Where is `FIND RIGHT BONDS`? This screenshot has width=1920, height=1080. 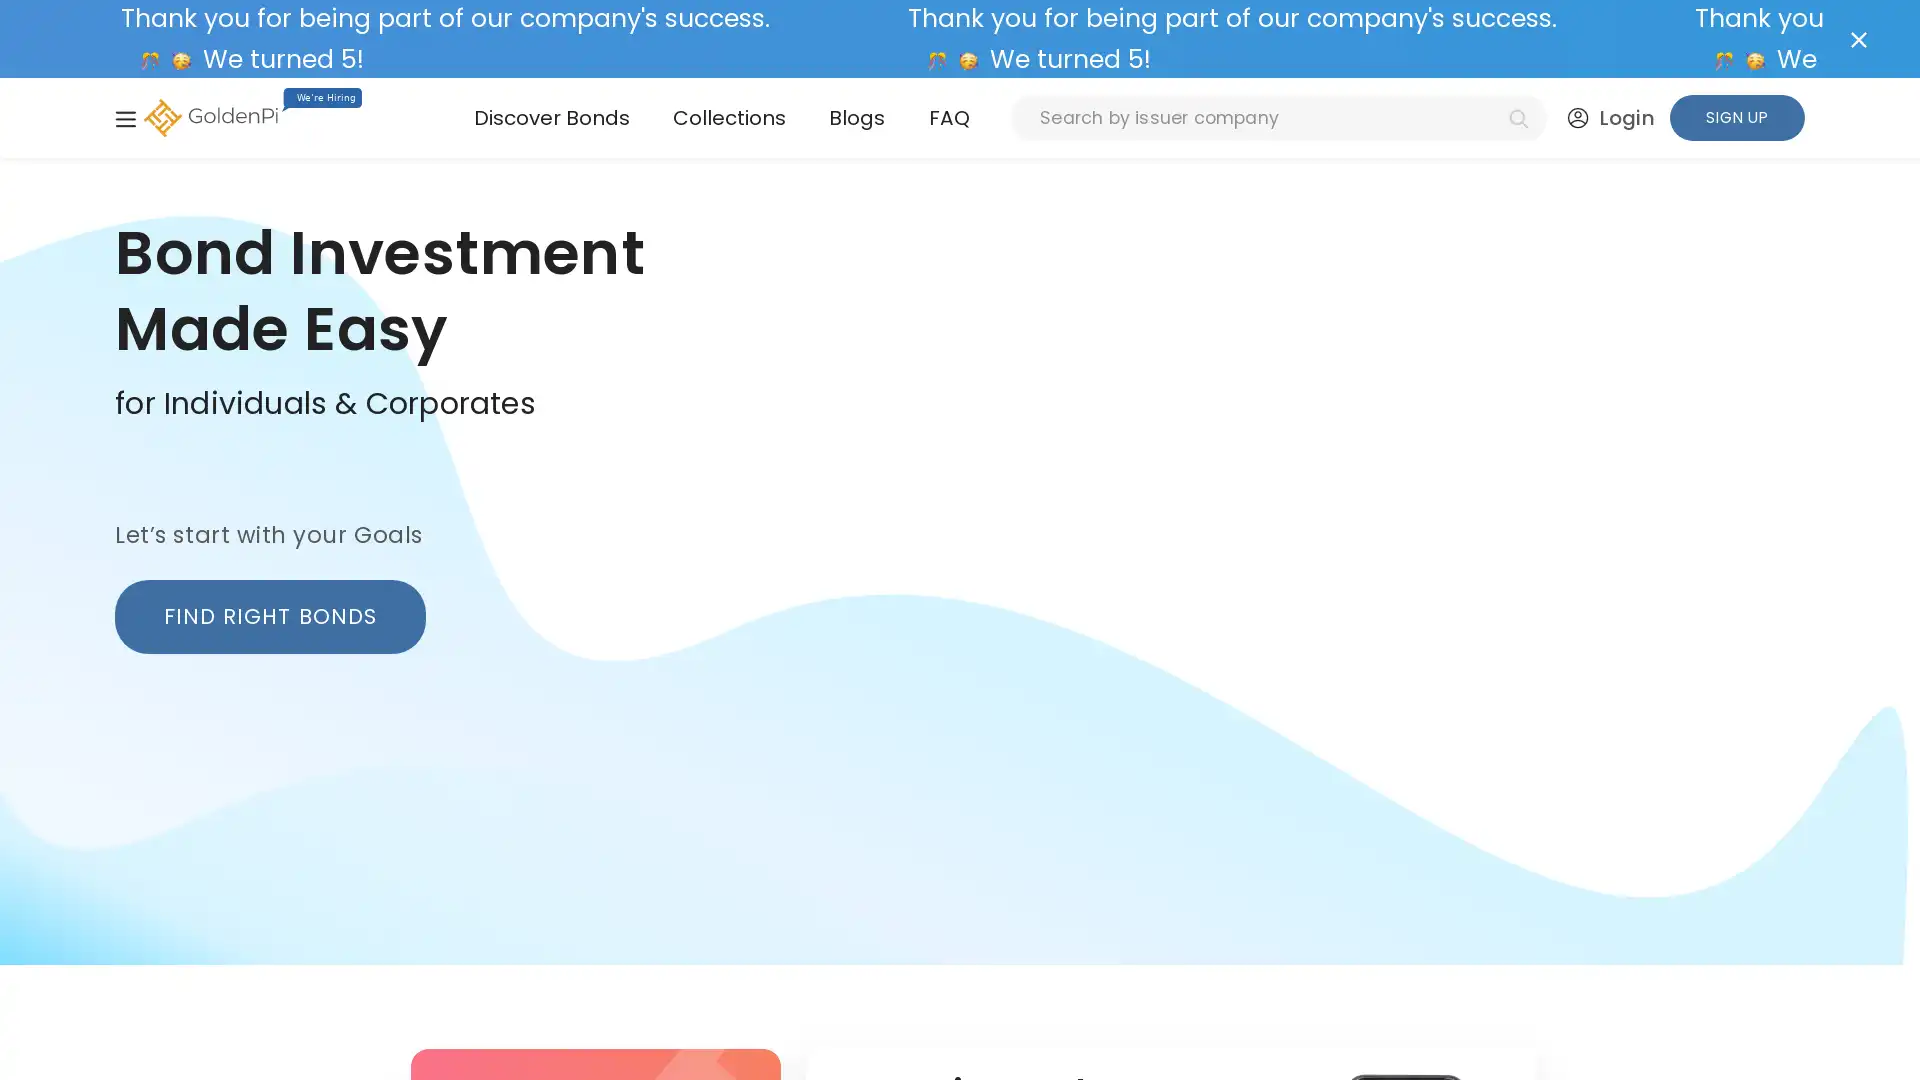
FIND RIGHT BONDS is located at coordinates (268, 615).